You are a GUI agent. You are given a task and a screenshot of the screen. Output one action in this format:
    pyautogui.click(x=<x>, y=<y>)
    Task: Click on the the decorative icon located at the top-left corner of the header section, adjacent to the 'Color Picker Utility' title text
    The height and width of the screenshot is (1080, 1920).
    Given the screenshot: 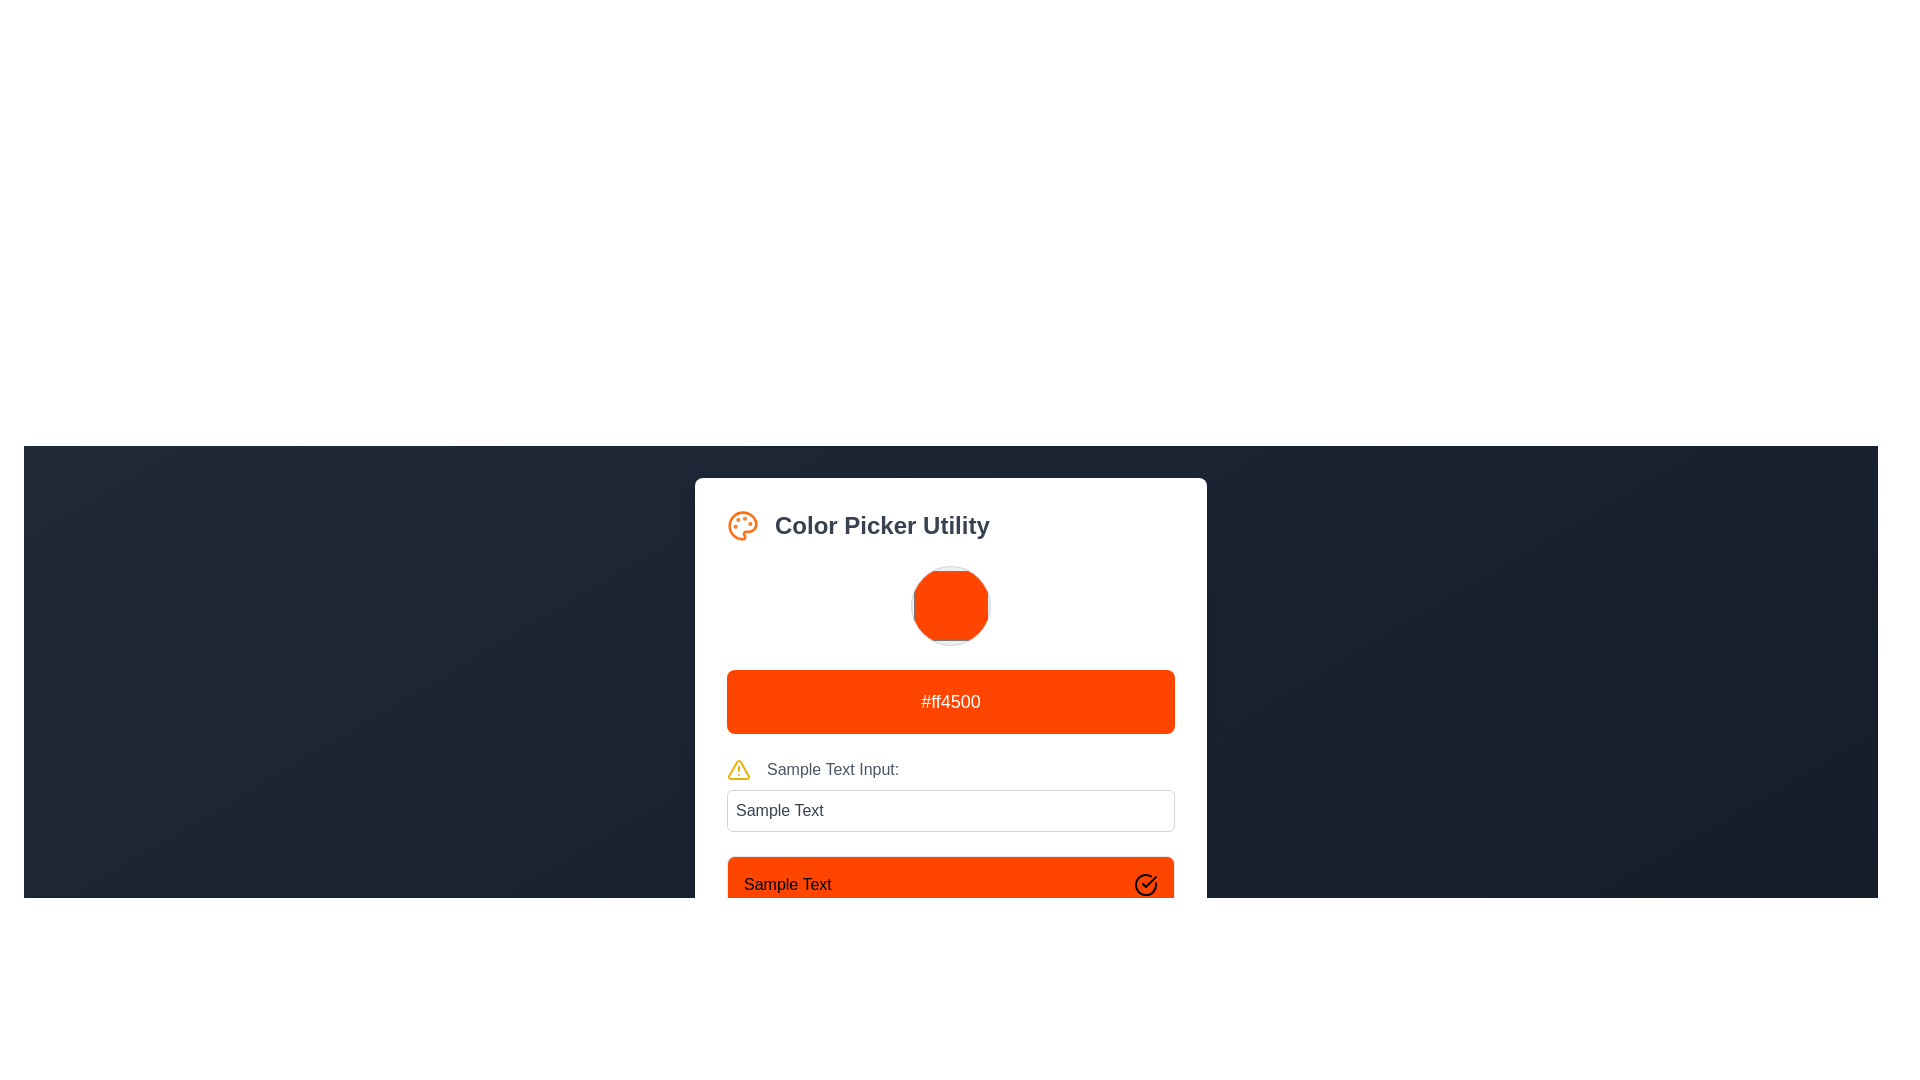 What is the action you would take?
    pyautogui.click(x=742, y=524)
    